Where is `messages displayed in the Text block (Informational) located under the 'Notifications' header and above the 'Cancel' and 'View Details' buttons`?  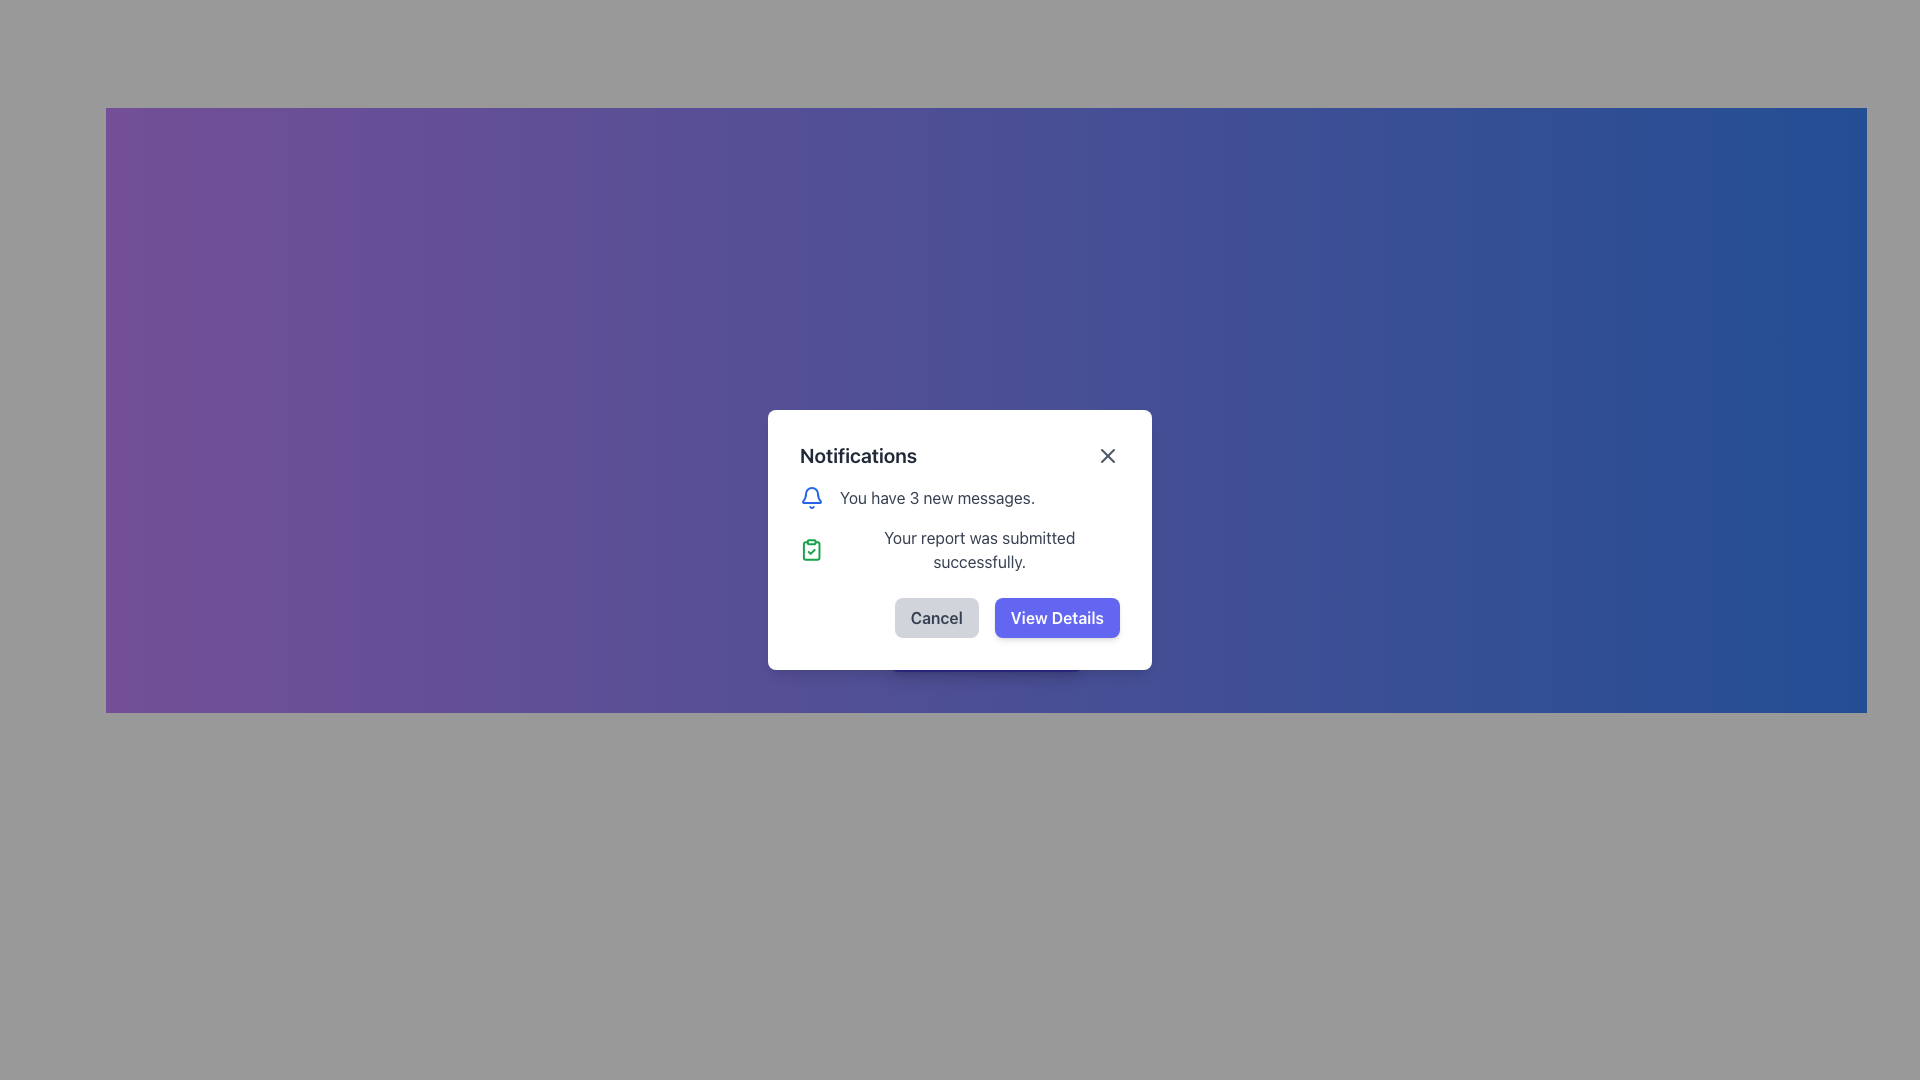 messages displayed in the Text block (Informational) located under the 'Notifications' header and above the 'Cancel' and 'View Details' buttons is located at coordinates (960, 528).